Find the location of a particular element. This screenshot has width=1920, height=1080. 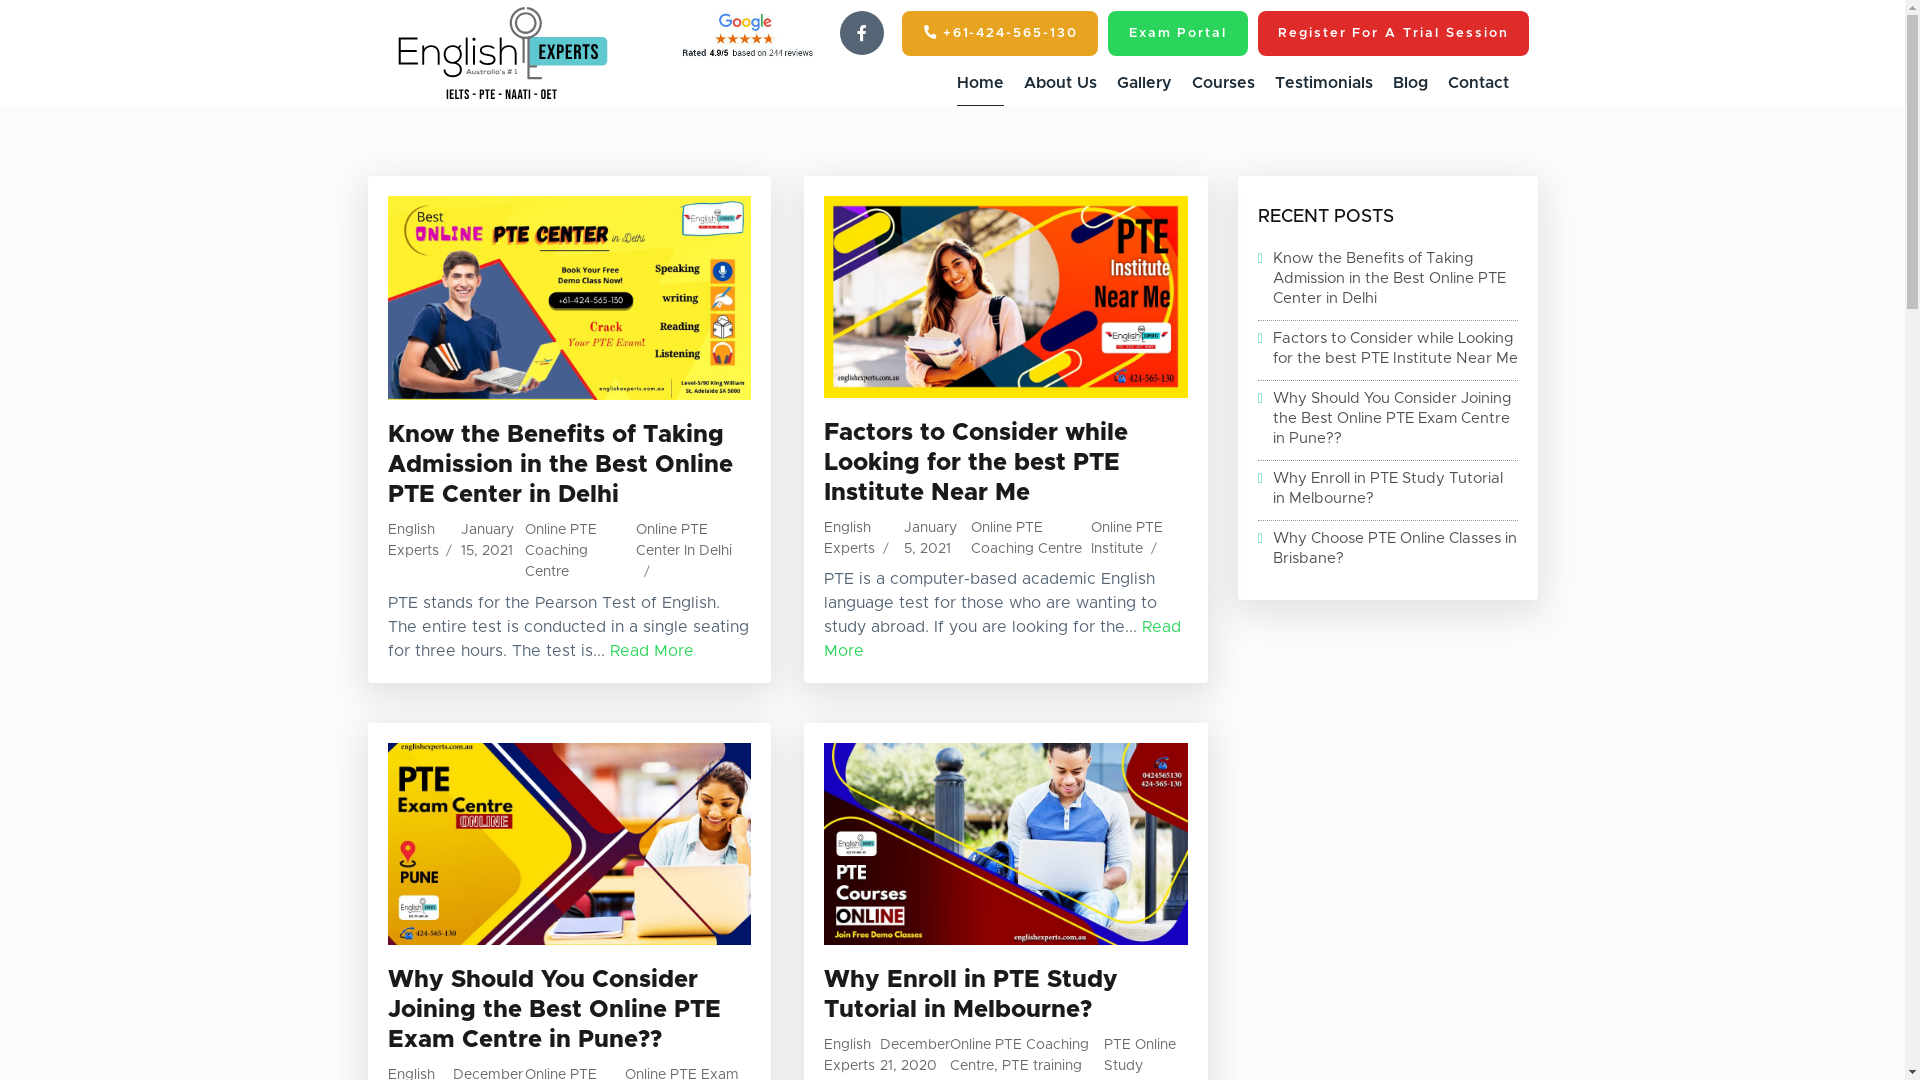

'English Experts' is located at coordinates (824, 537).